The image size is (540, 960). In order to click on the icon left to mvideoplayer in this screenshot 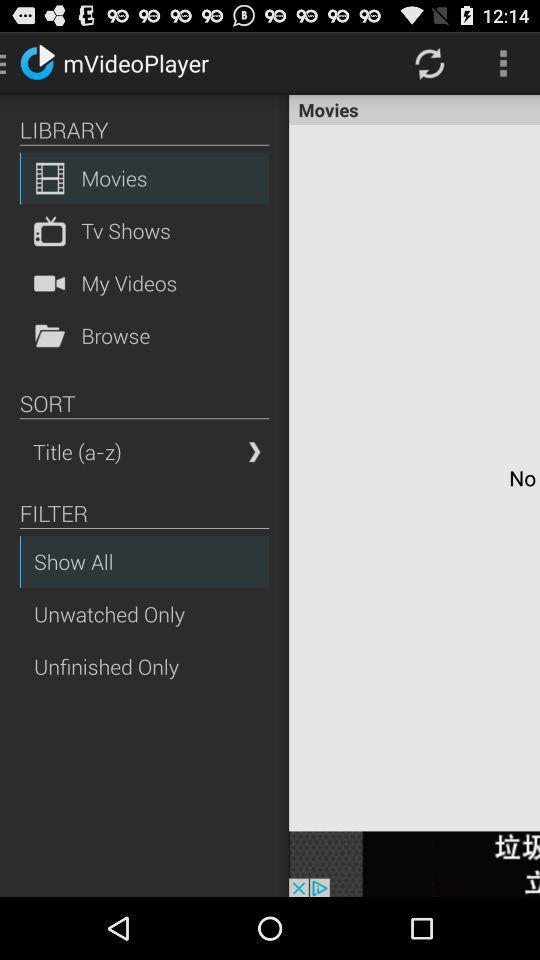, I will do `click(36, 62)`.